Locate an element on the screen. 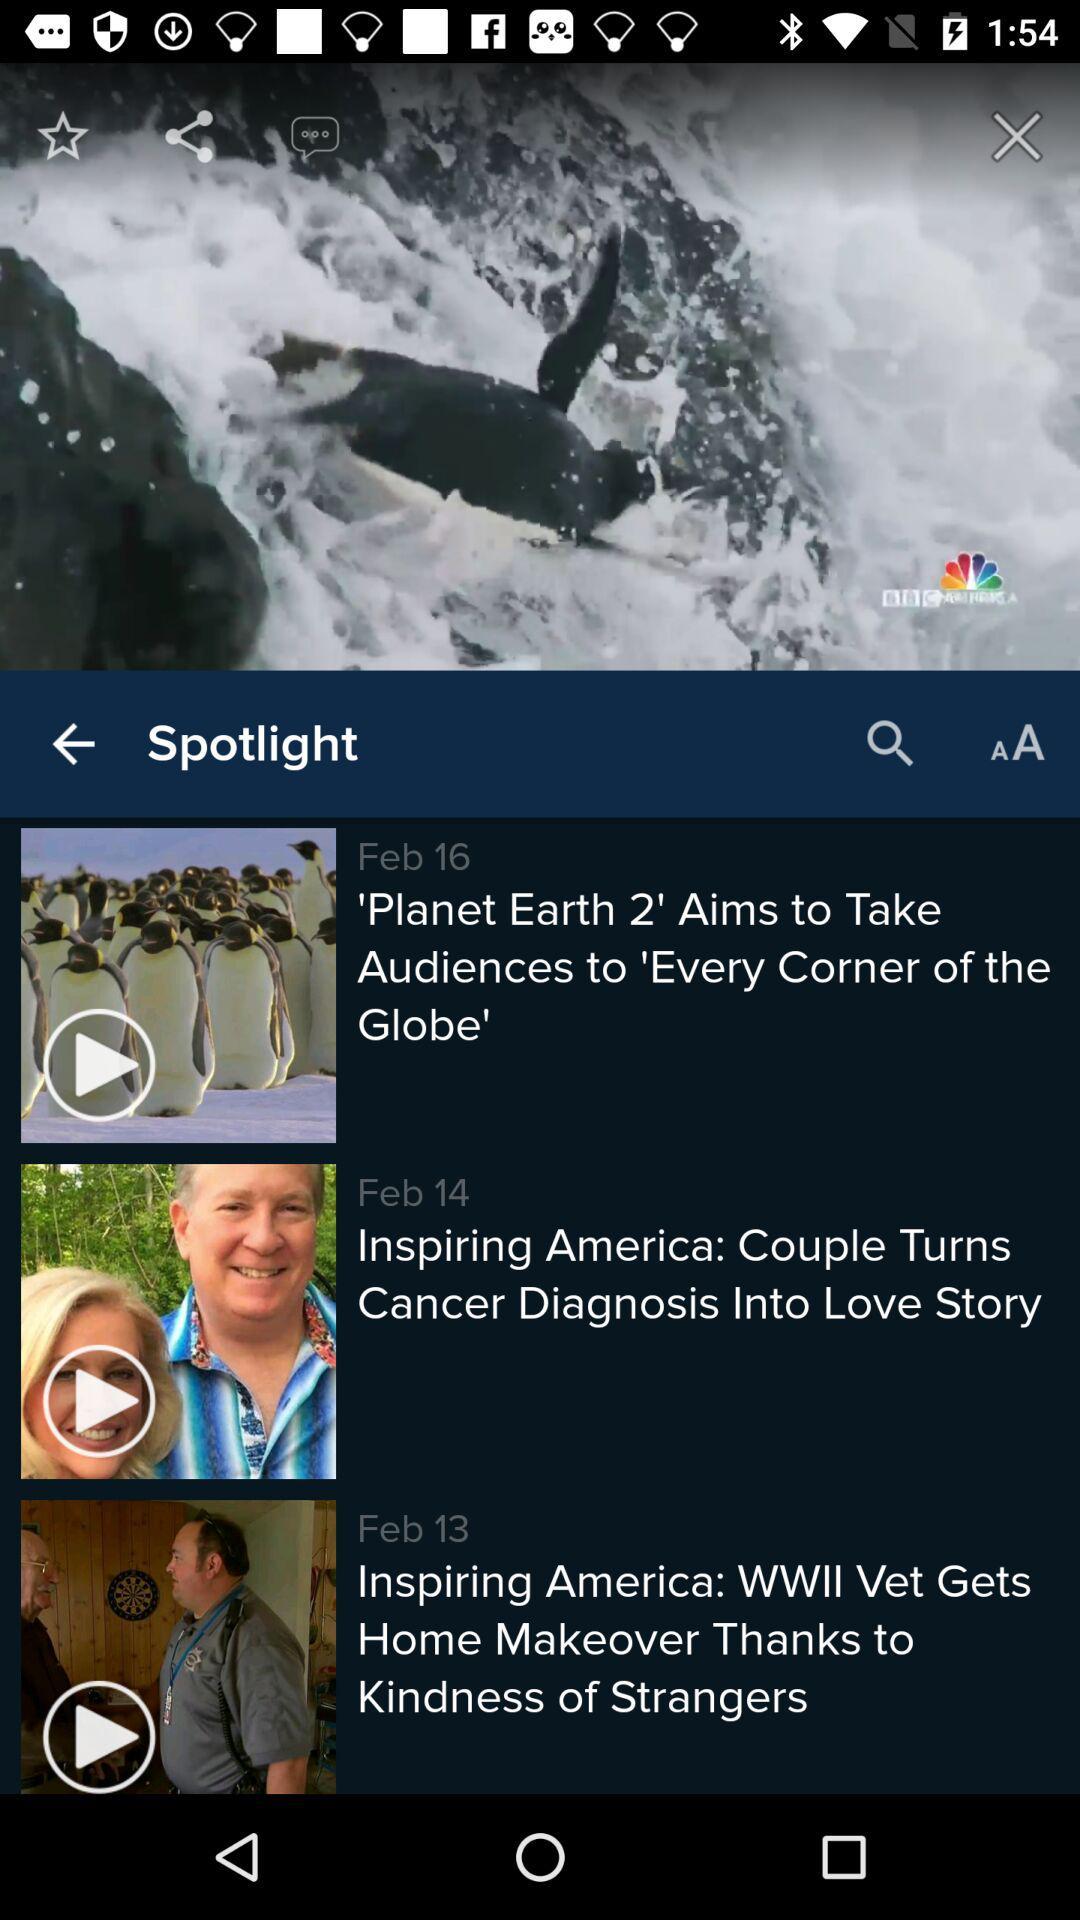 This screenshot has width=1080, height=1920. the chat icon is located at coordinates (315, 135).